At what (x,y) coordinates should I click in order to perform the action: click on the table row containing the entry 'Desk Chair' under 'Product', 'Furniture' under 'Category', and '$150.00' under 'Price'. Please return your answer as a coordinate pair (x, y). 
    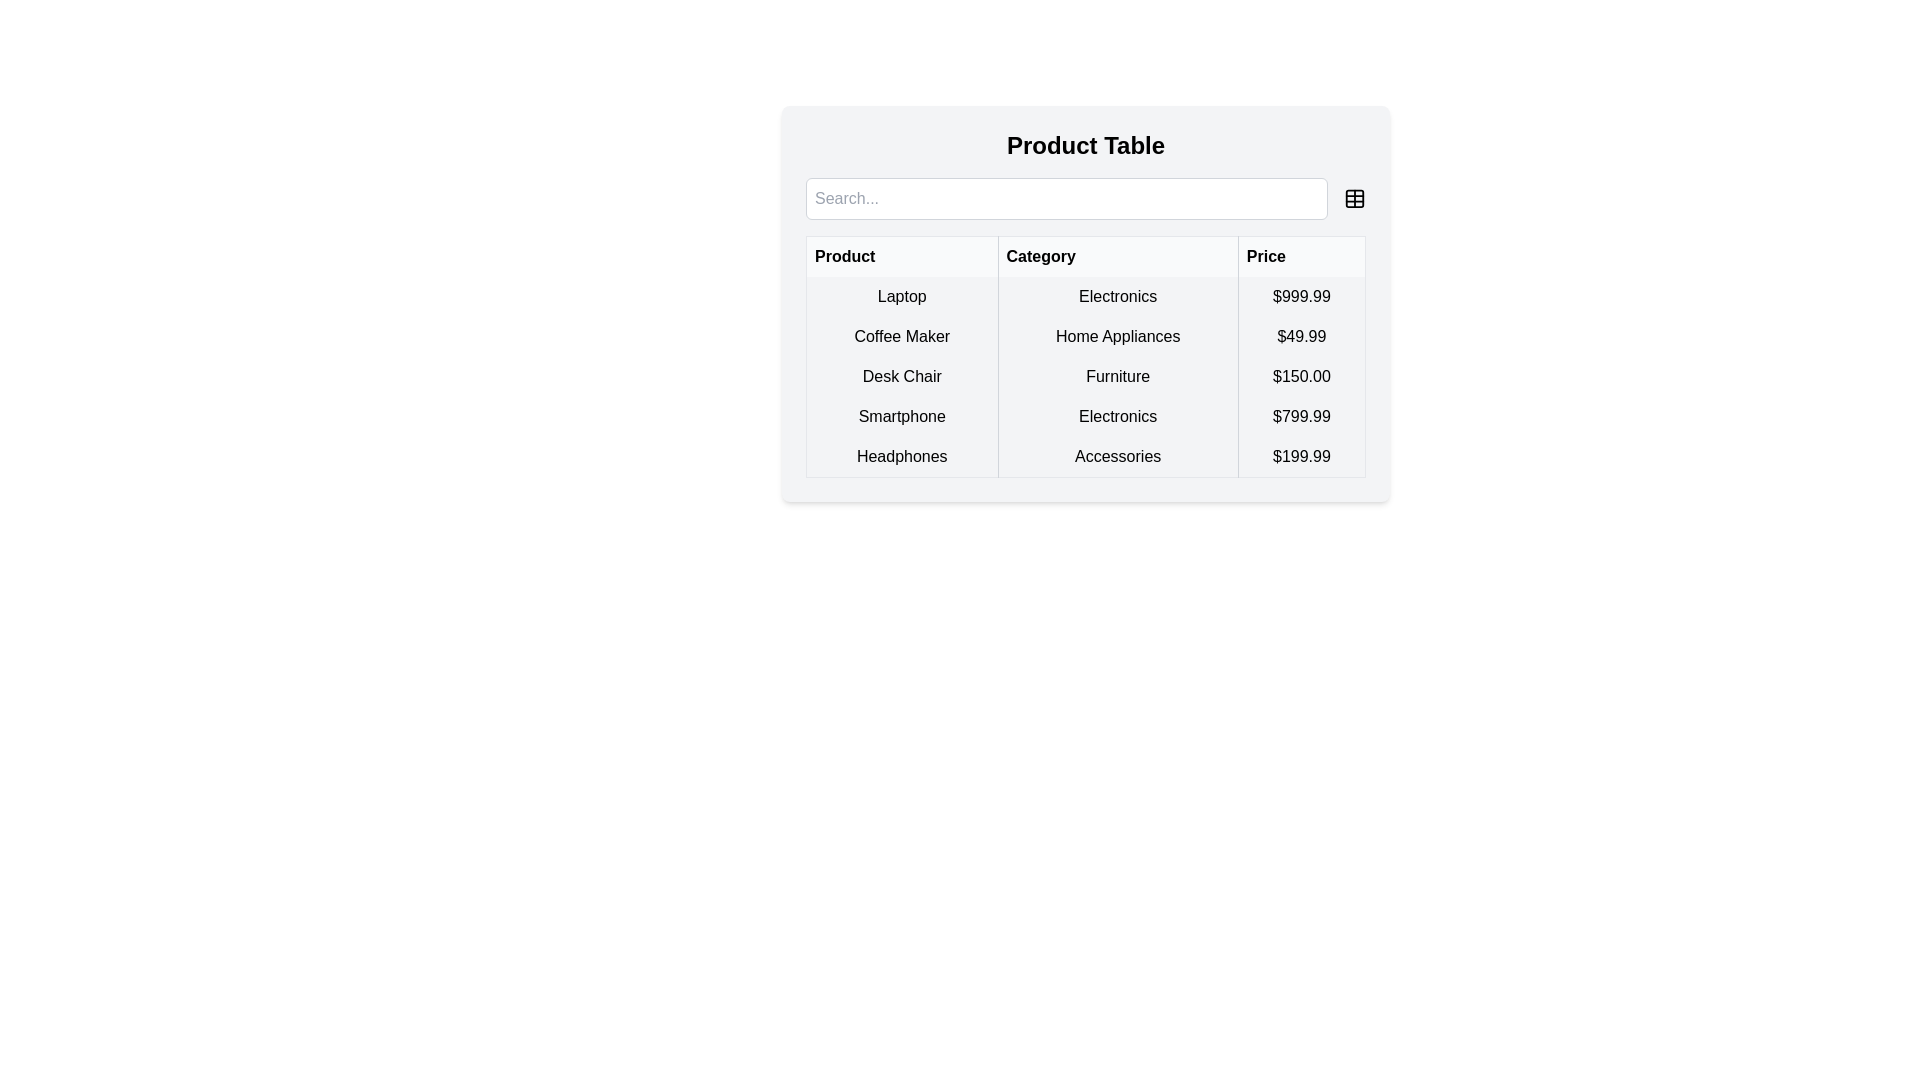
    Looking at the image, I should click on (1084, 377).